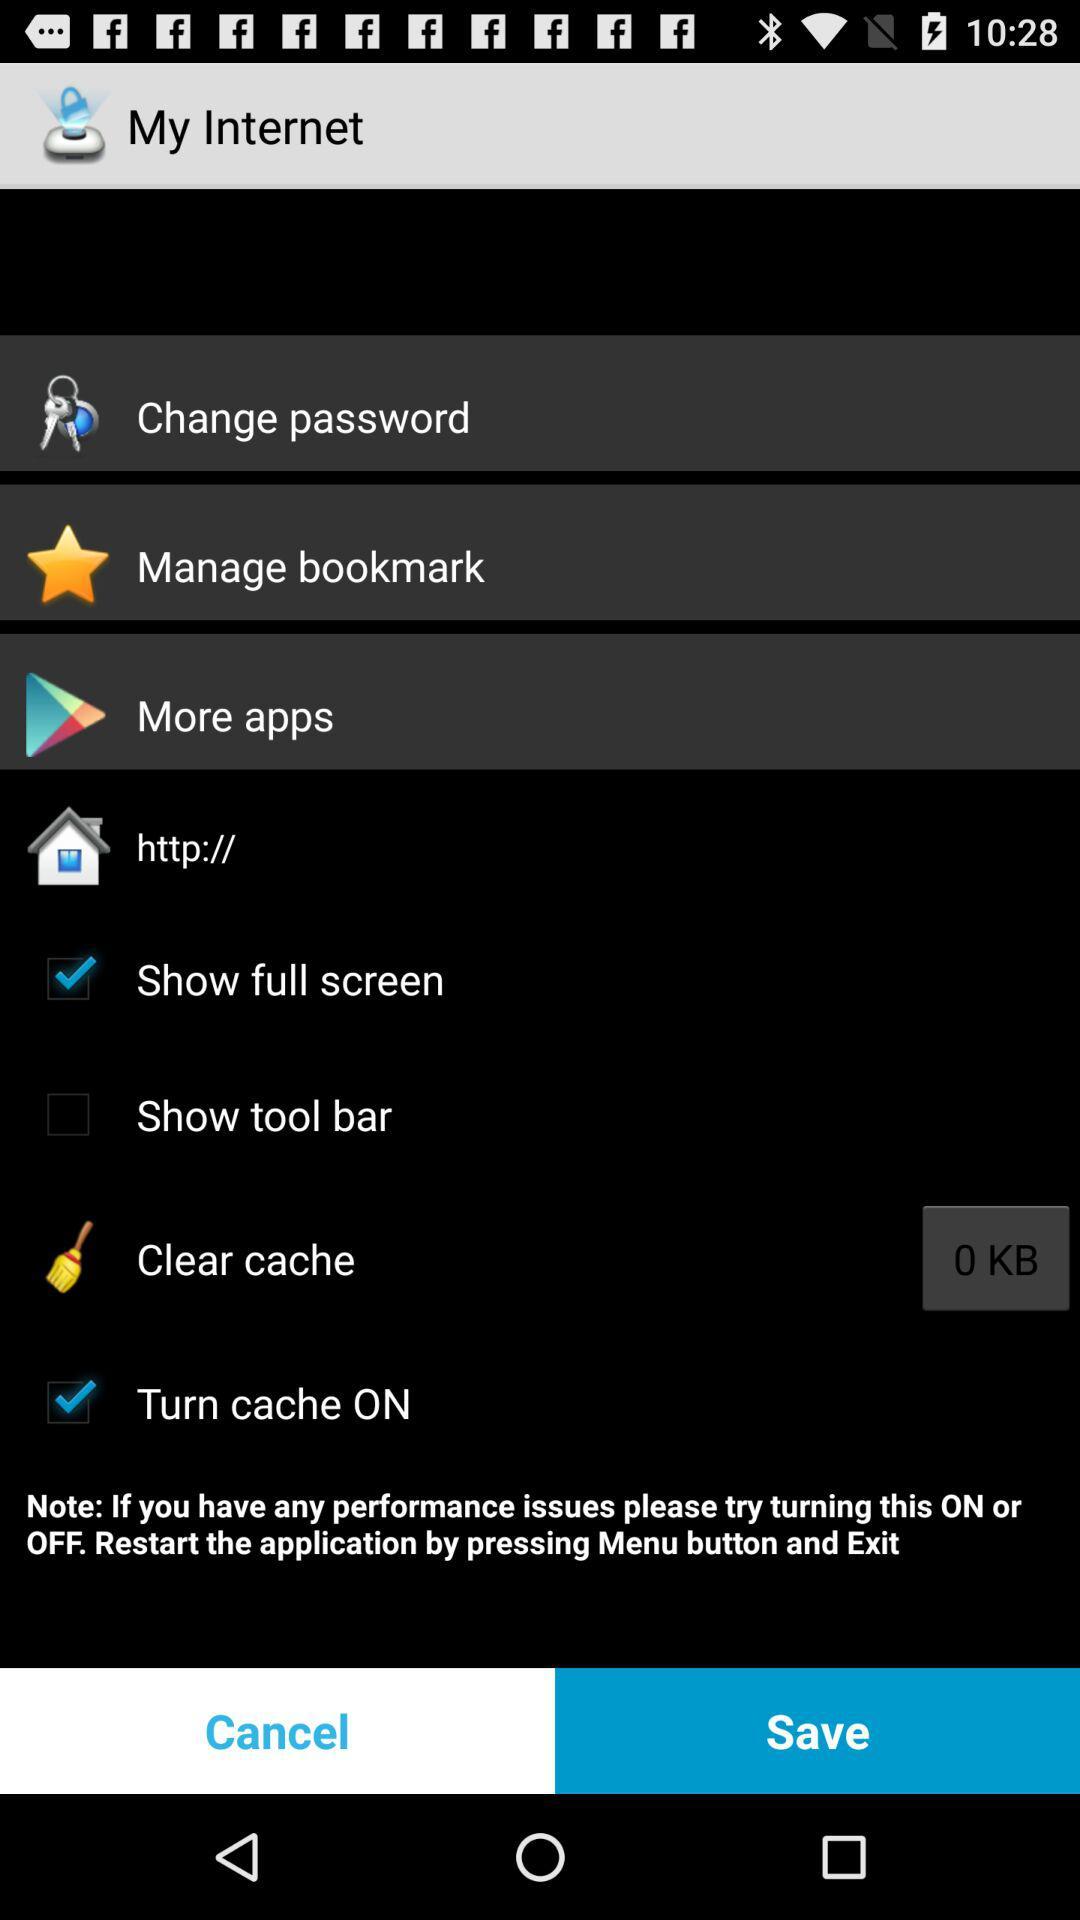  What do you see at coordinates (67, 1401) in the screenshot?
I see `turn on` at bounding box center [67, 1401].